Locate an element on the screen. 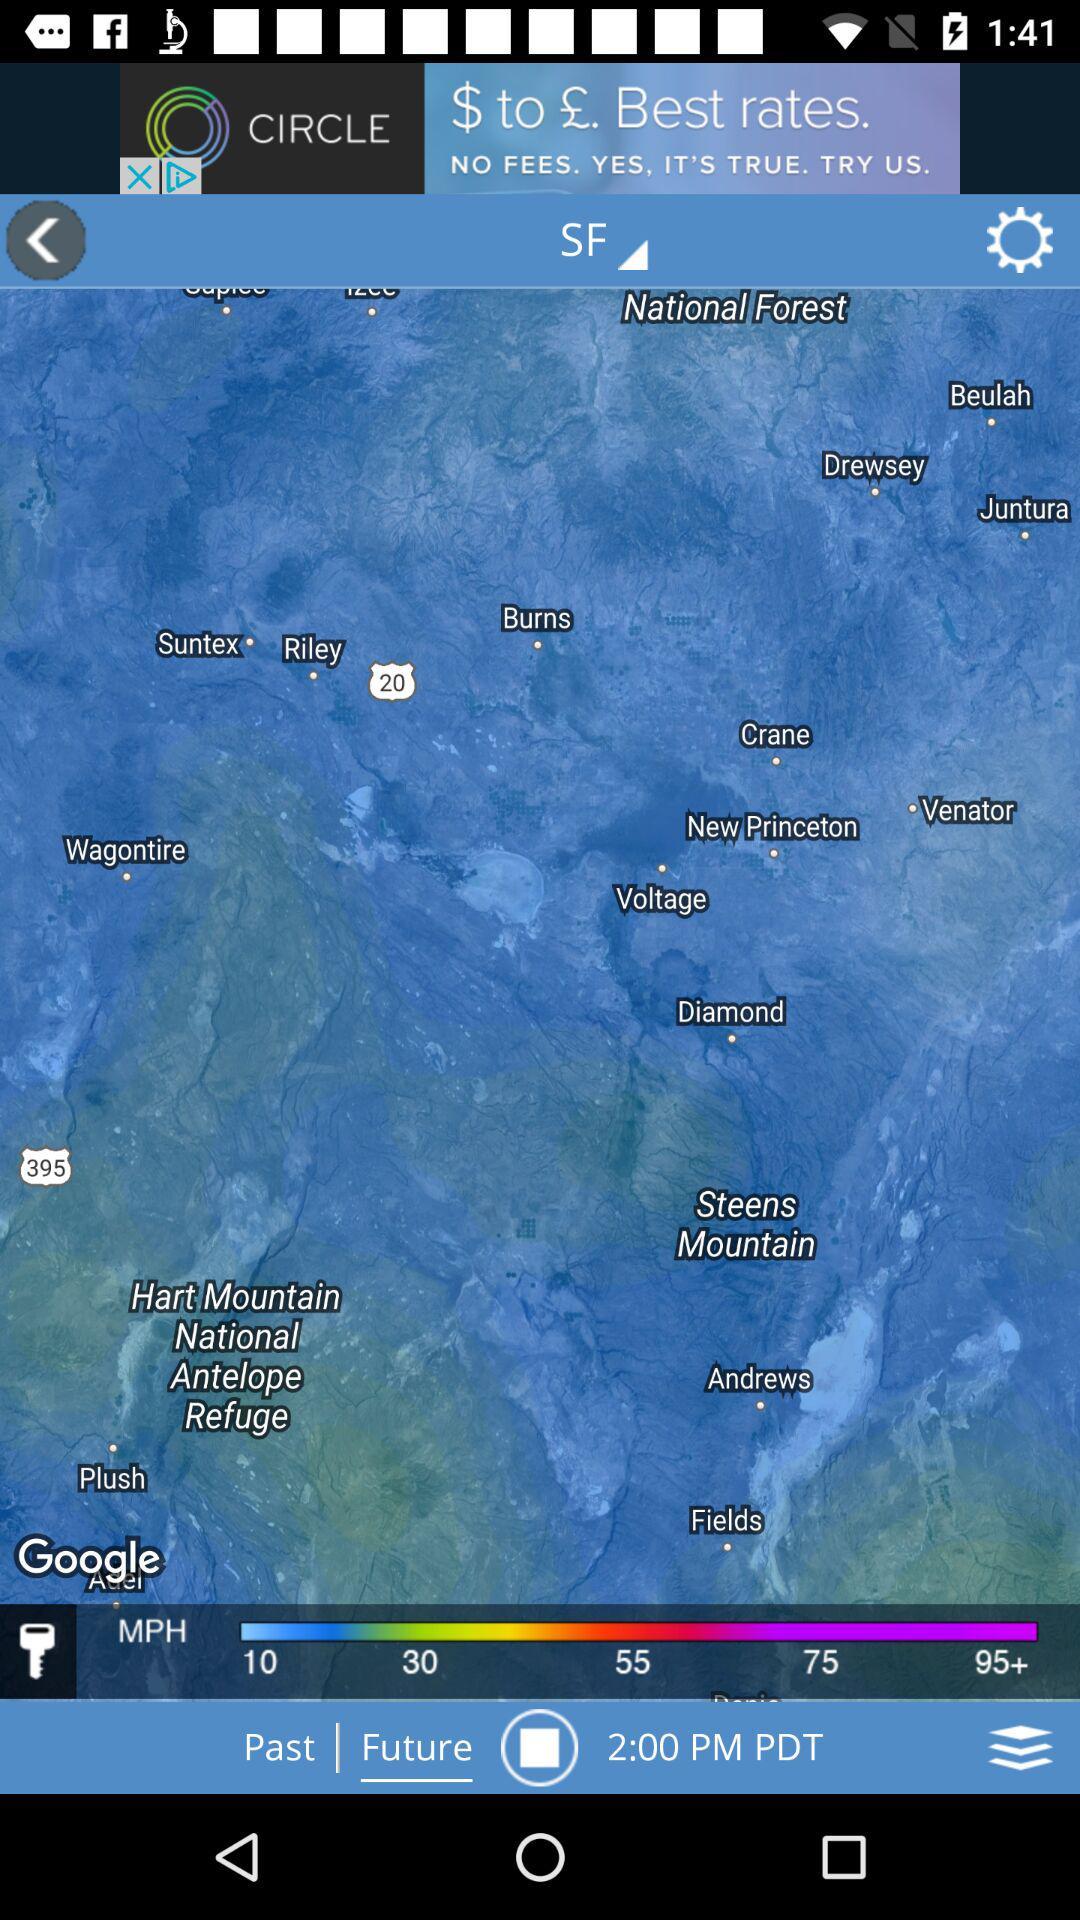  option past at bottom of page is located at coordinates (278, 1746).